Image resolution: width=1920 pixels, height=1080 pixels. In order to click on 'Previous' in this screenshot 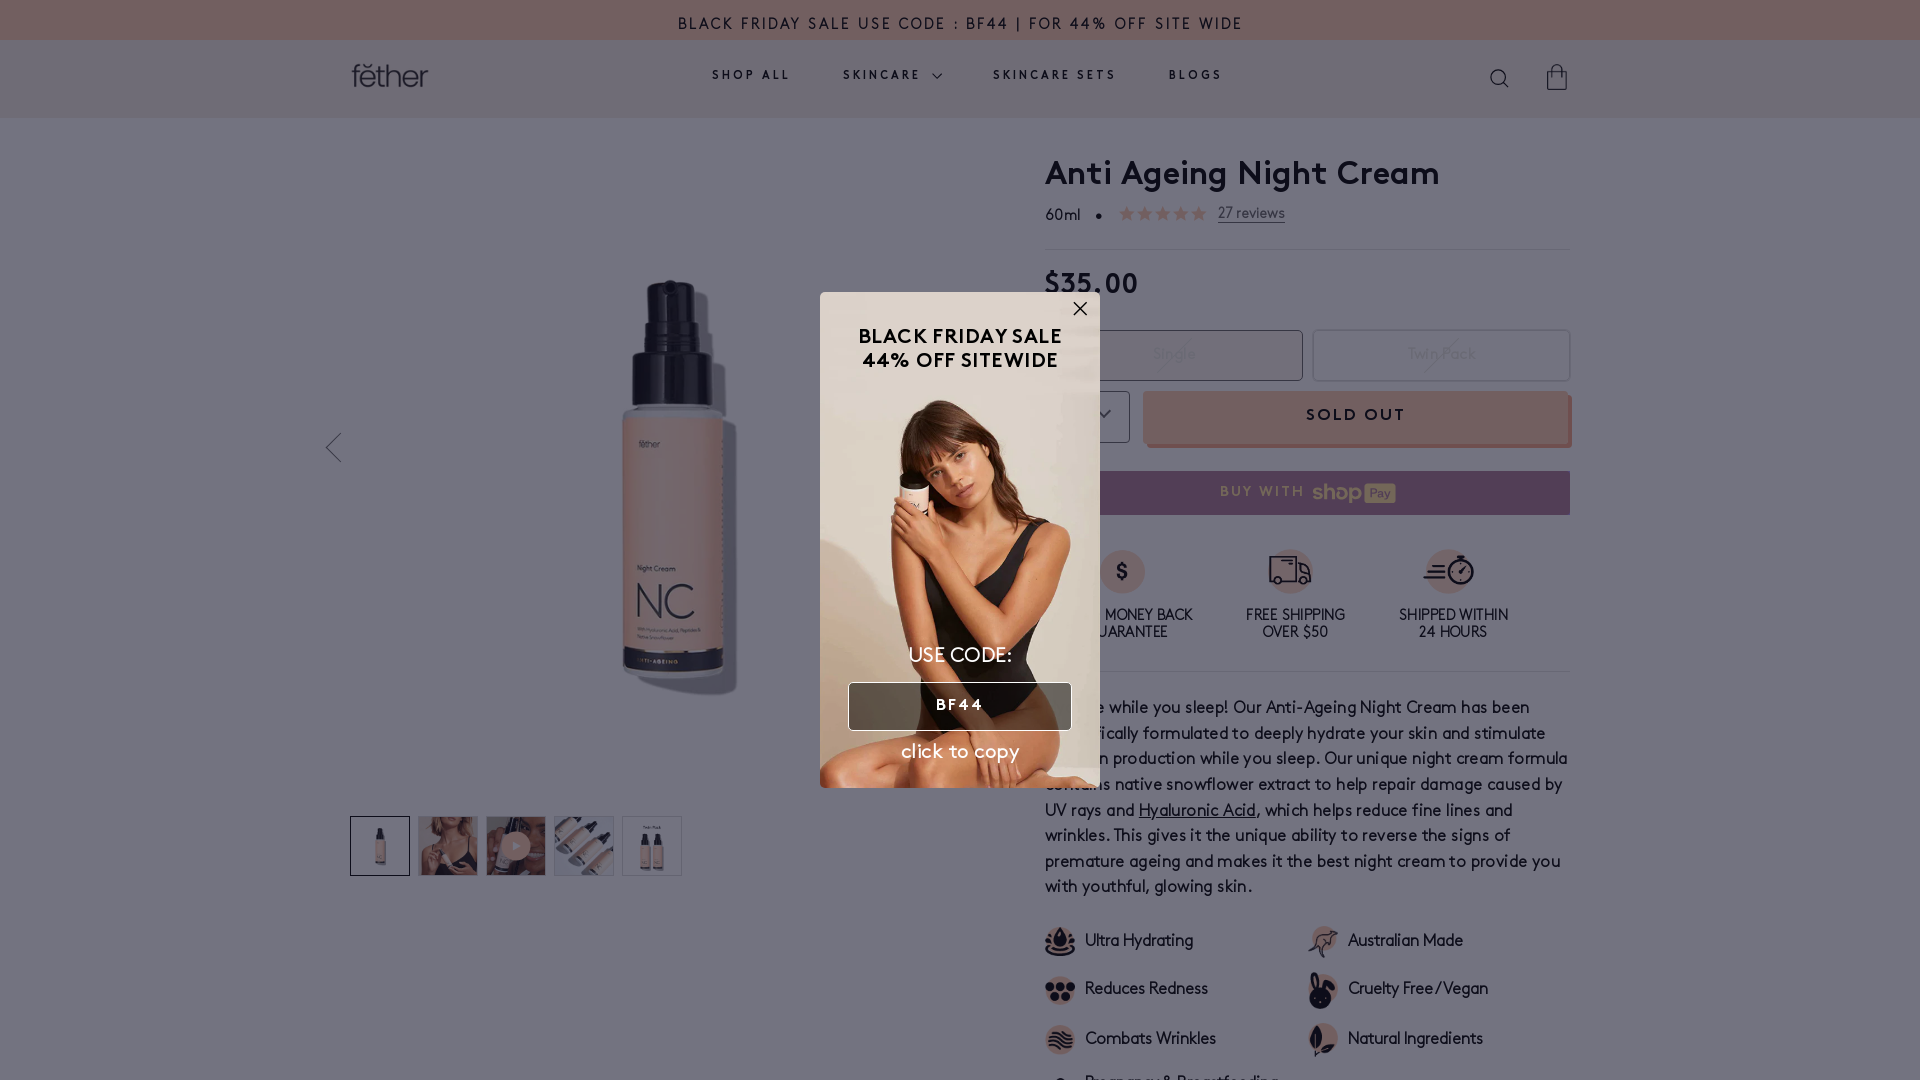, I will do `click(340, 446)`.